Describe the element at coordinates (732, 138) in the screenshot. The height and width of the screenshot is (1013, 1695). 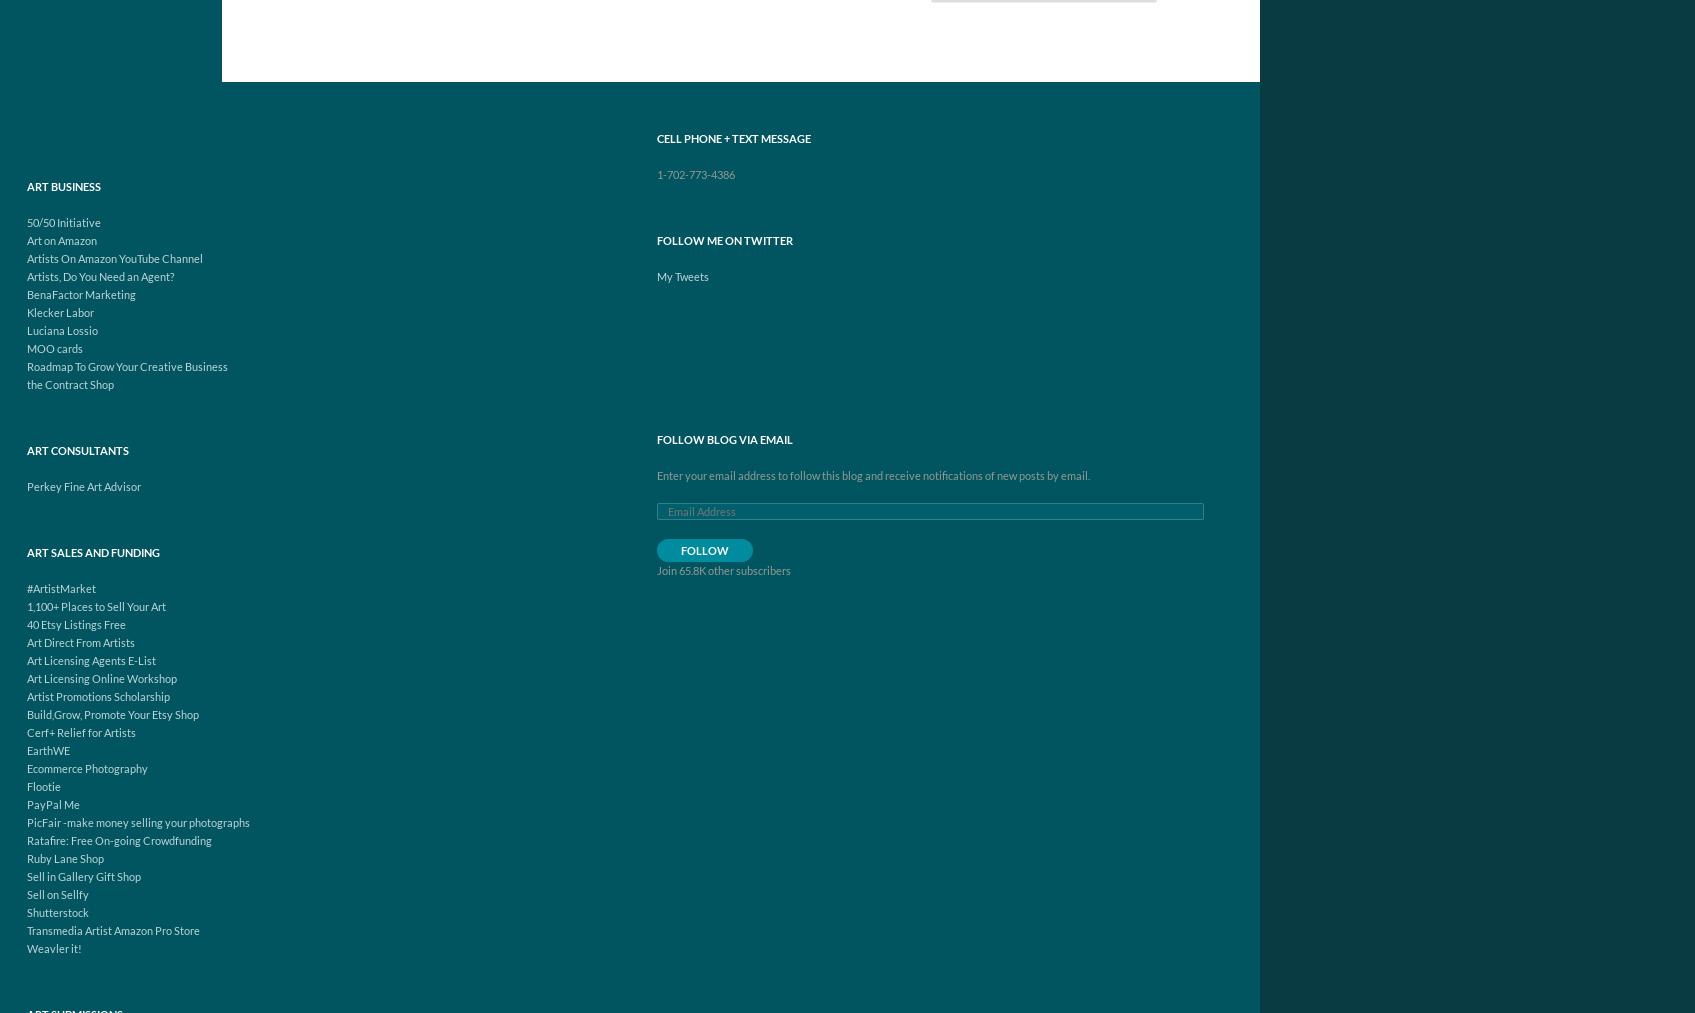
I see `'Cell Phone + Text Message'` at that location.